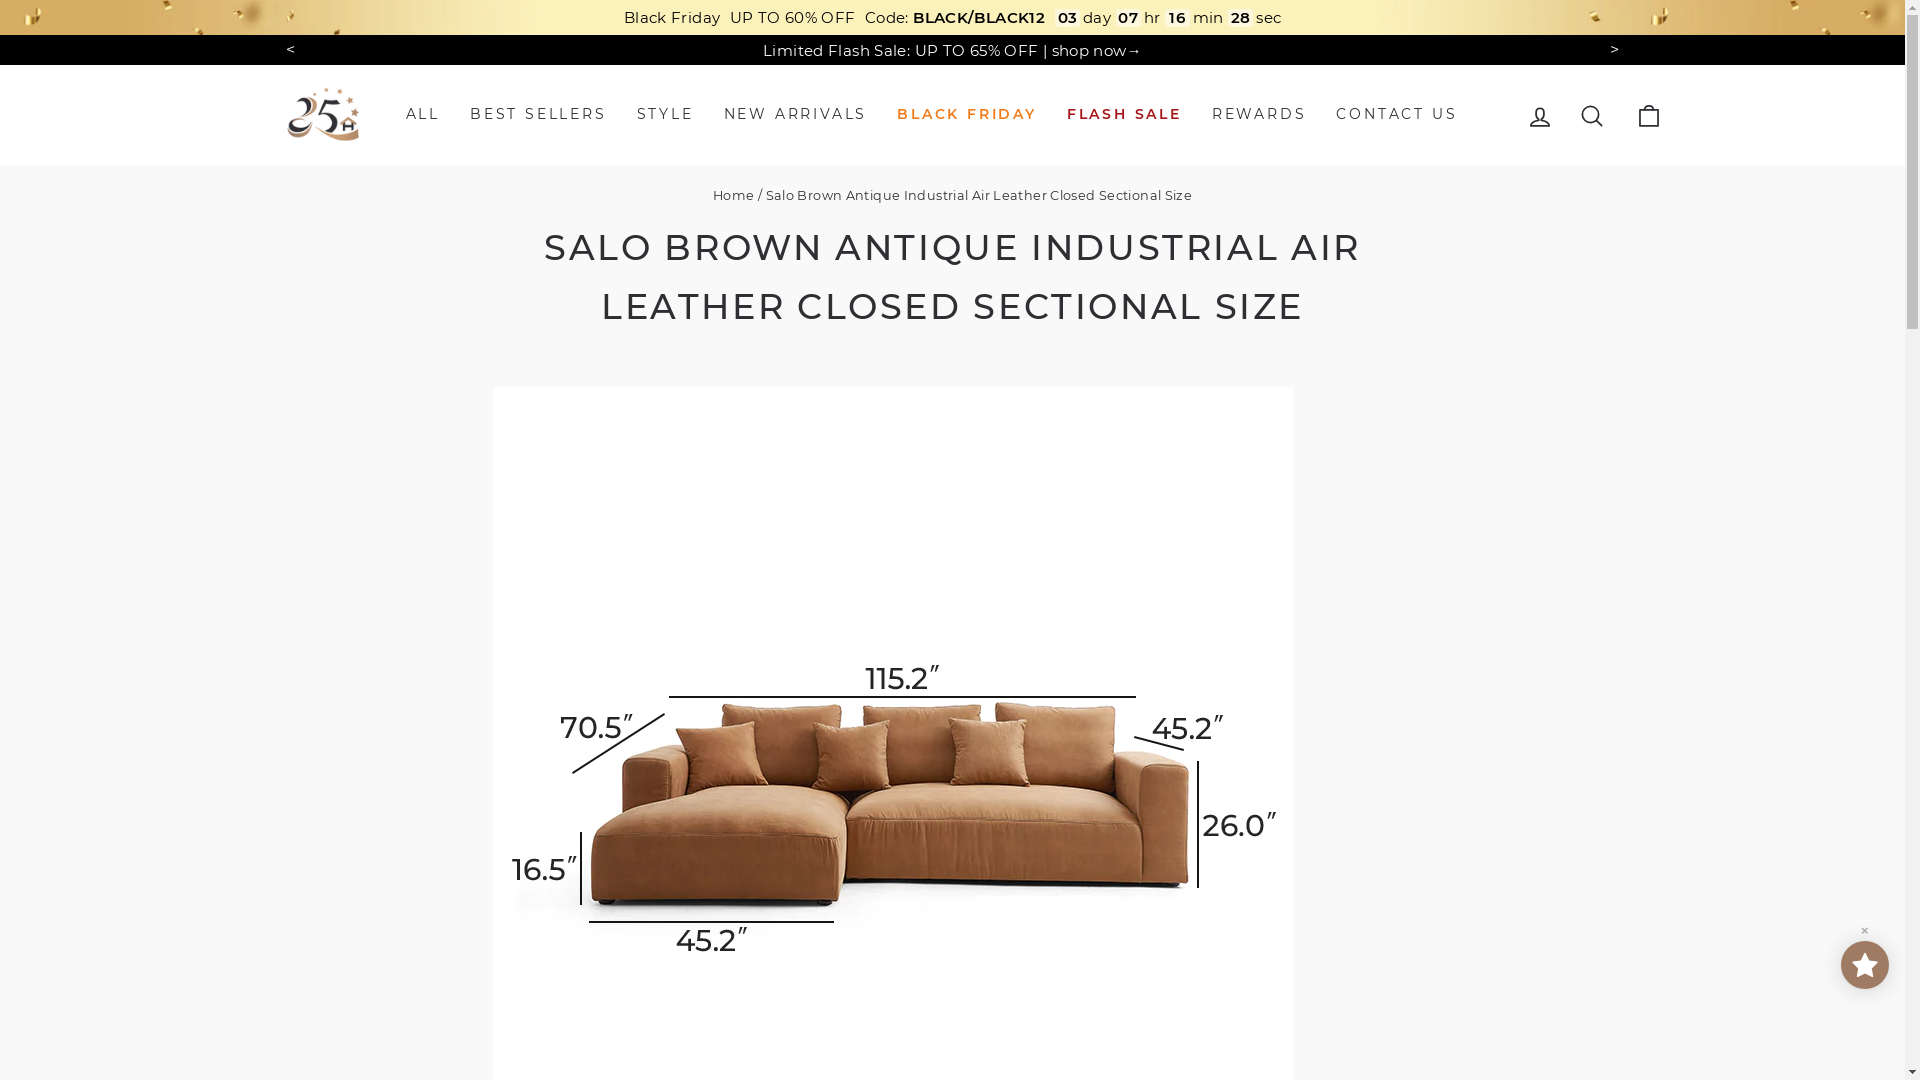 The image size is (1920, 1080). I want to click on 'Skip to content', so click(0, 0).